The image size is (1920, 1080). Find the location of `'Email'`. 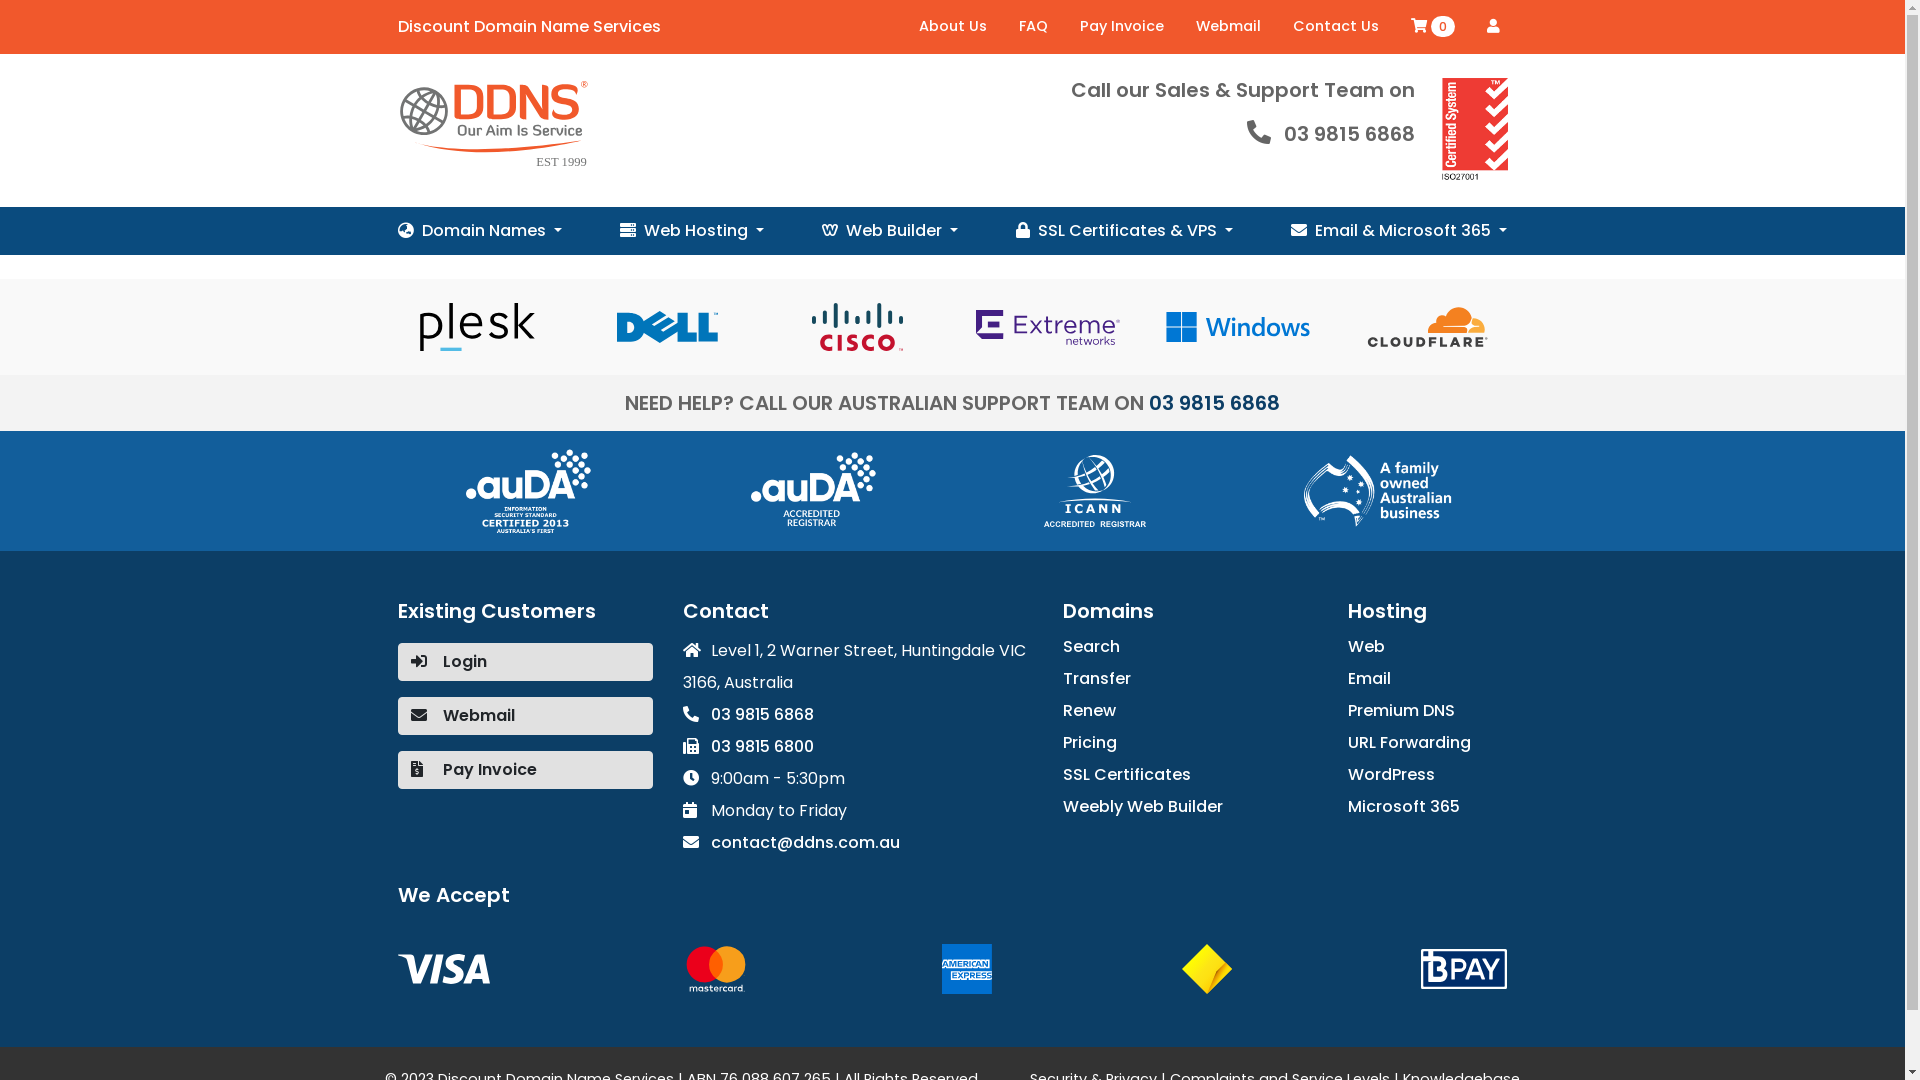

'Email' is located at coordinates (1426, 677).